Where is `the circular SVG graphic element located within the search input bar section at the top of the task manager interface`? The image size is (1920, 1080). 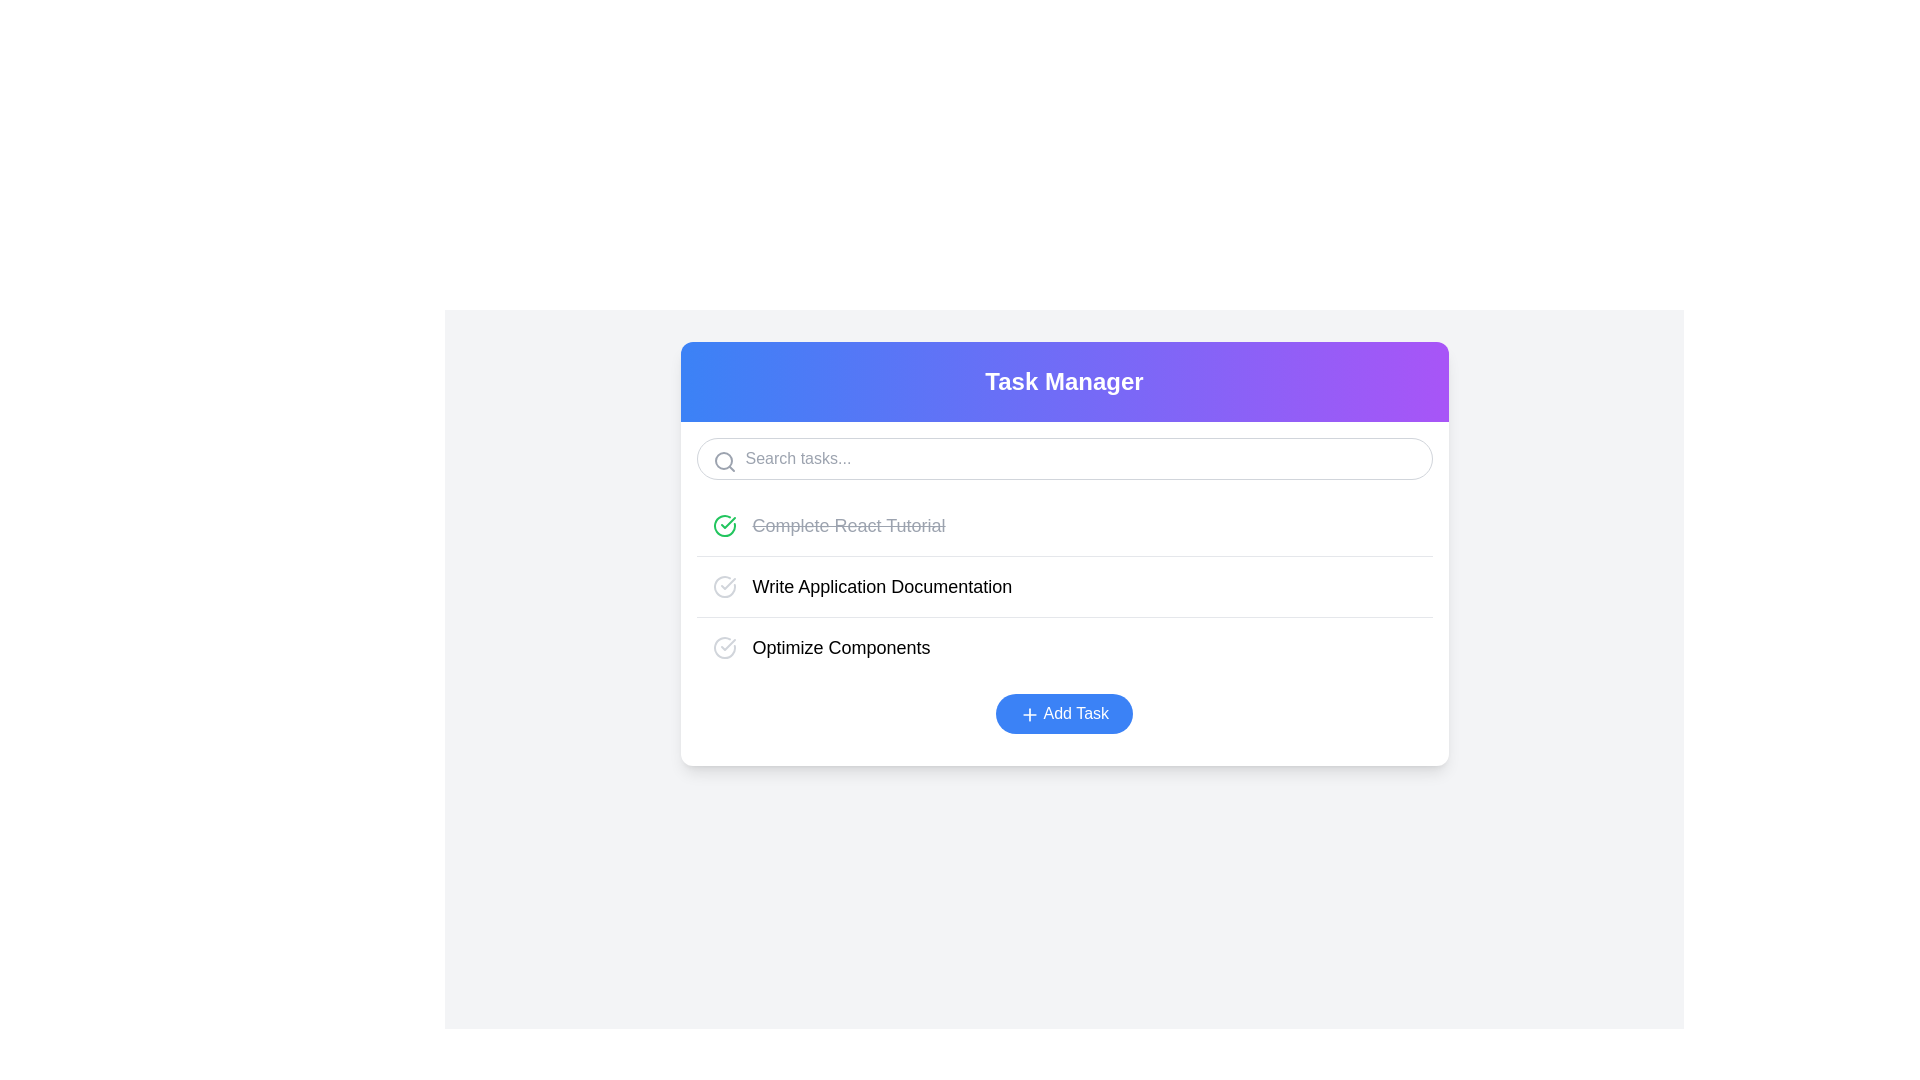
the circular SVG graphic element located within the search input bar section at the top of the task manager interface is located at coordinates (722, 461).